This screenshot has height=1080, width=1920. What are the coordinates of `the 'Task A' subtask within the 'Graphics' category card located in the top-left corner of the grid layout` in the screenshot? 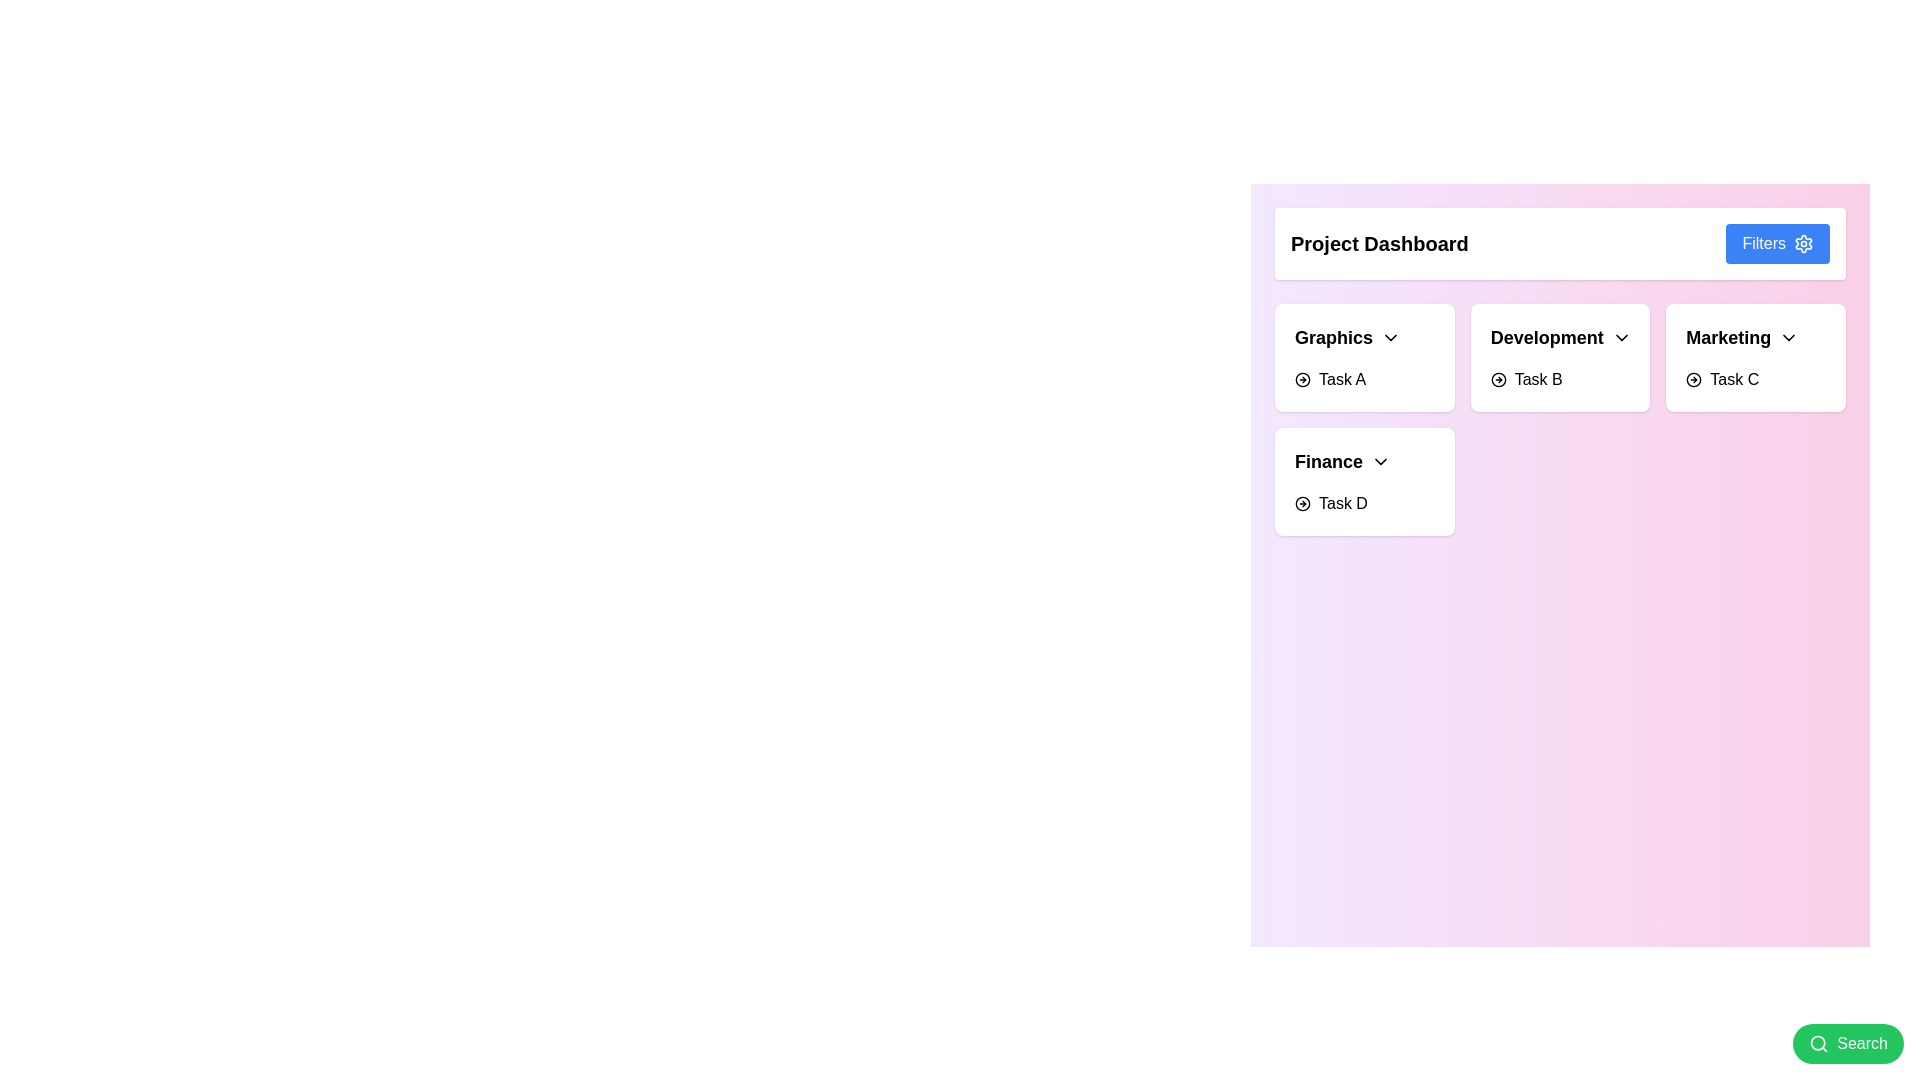 It's located at (1363, 357).